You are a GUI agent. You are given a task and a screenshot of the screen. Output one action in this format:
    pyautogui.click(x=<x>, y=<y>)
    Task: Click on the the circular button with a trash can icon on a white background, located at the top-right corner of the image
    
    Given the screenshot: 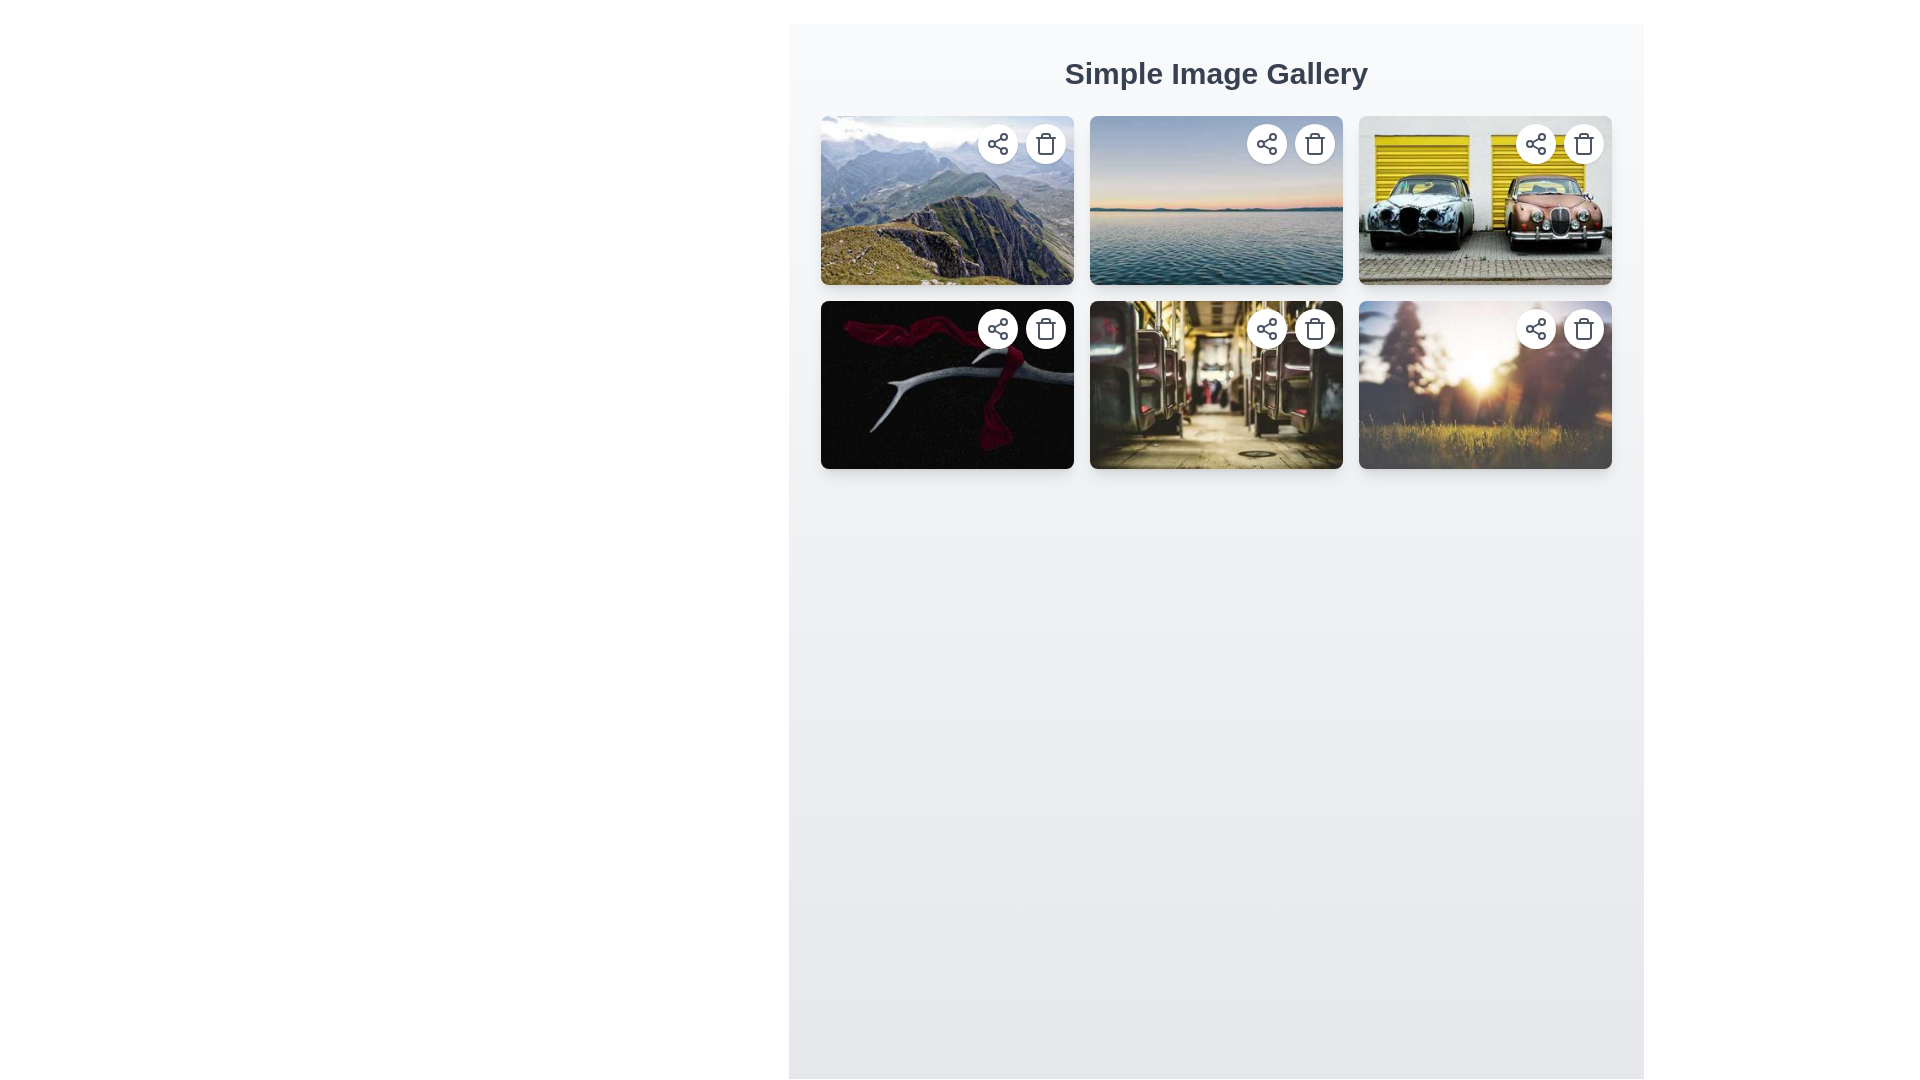 What is the action you would take?
    pyautogui.click(x=1022, y=326)
    